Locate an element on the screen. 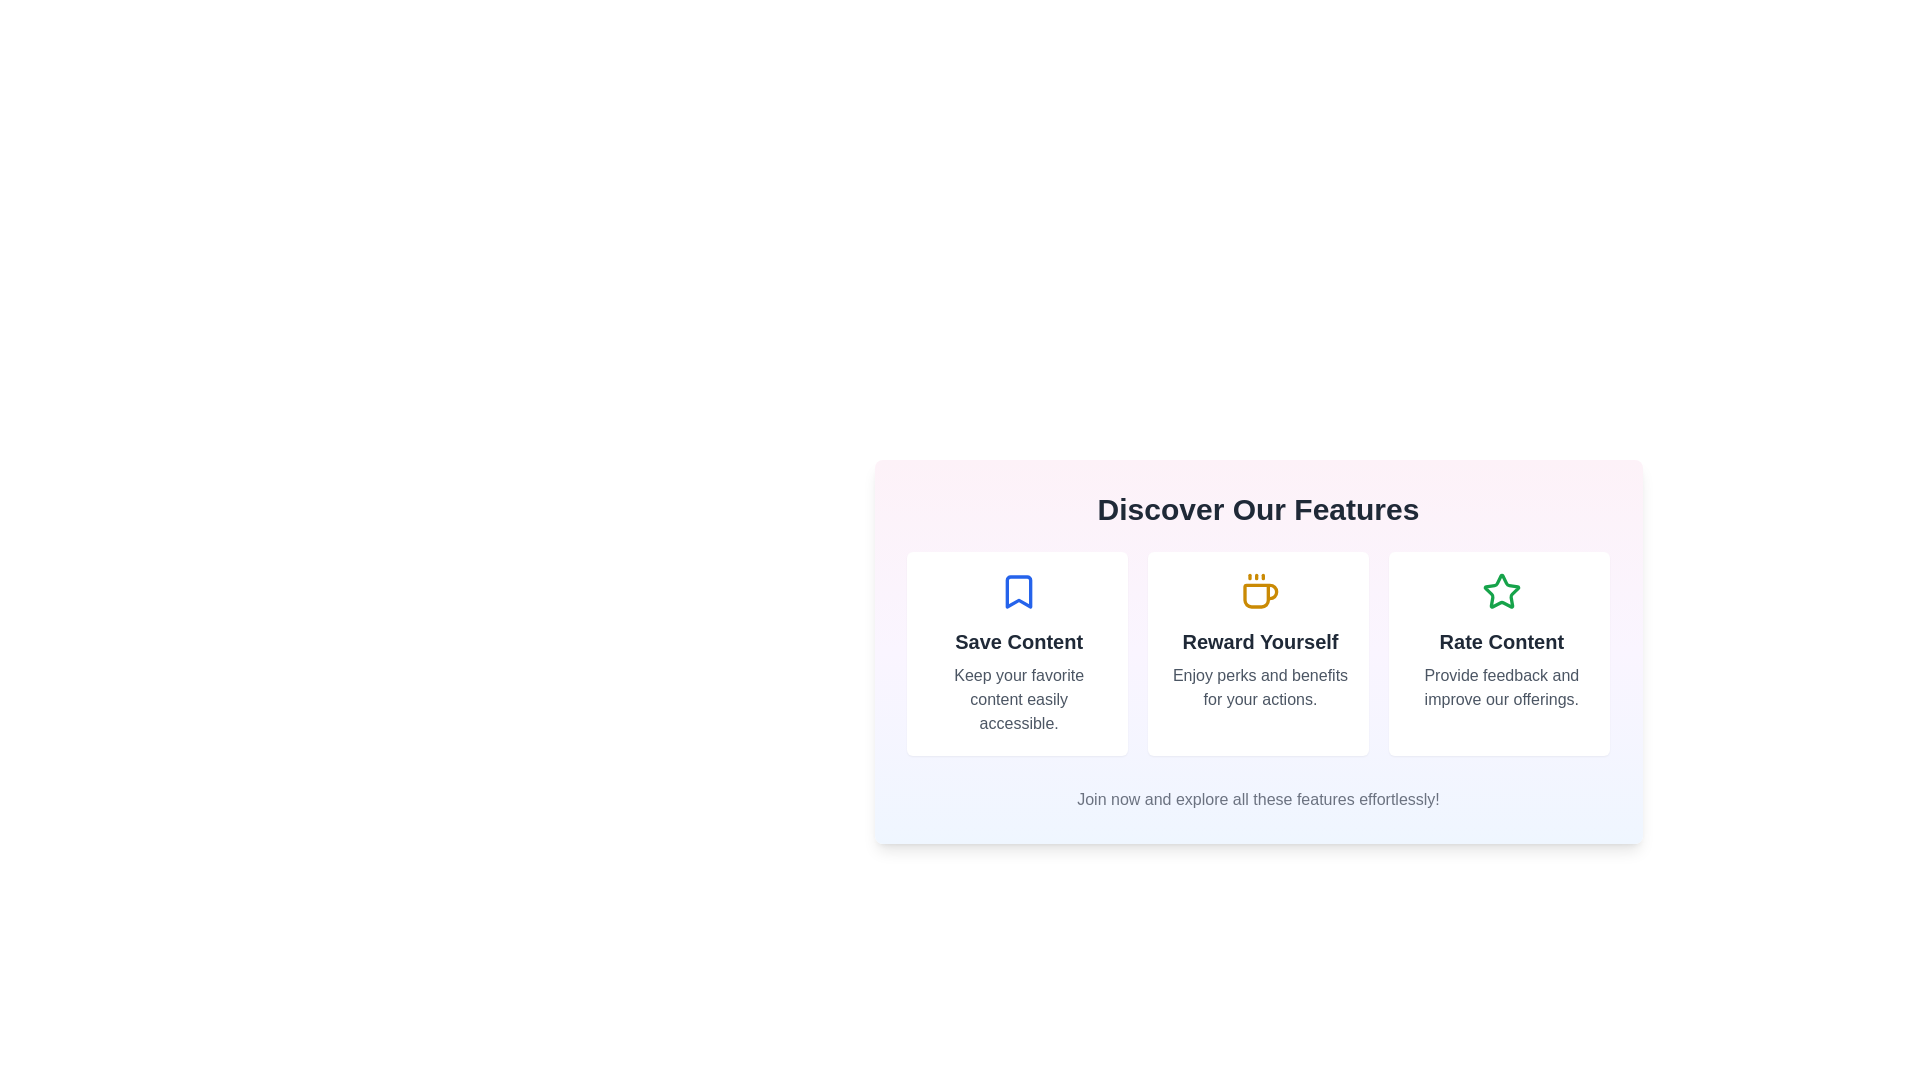 The height and width of the screenshot is (1080, 1920). the 'Rate Content' text element, which is bold and dark gray, located below a green star icon in the third card of a horizontally arranged trio of feature cards is located at coordinates (1501, 641).